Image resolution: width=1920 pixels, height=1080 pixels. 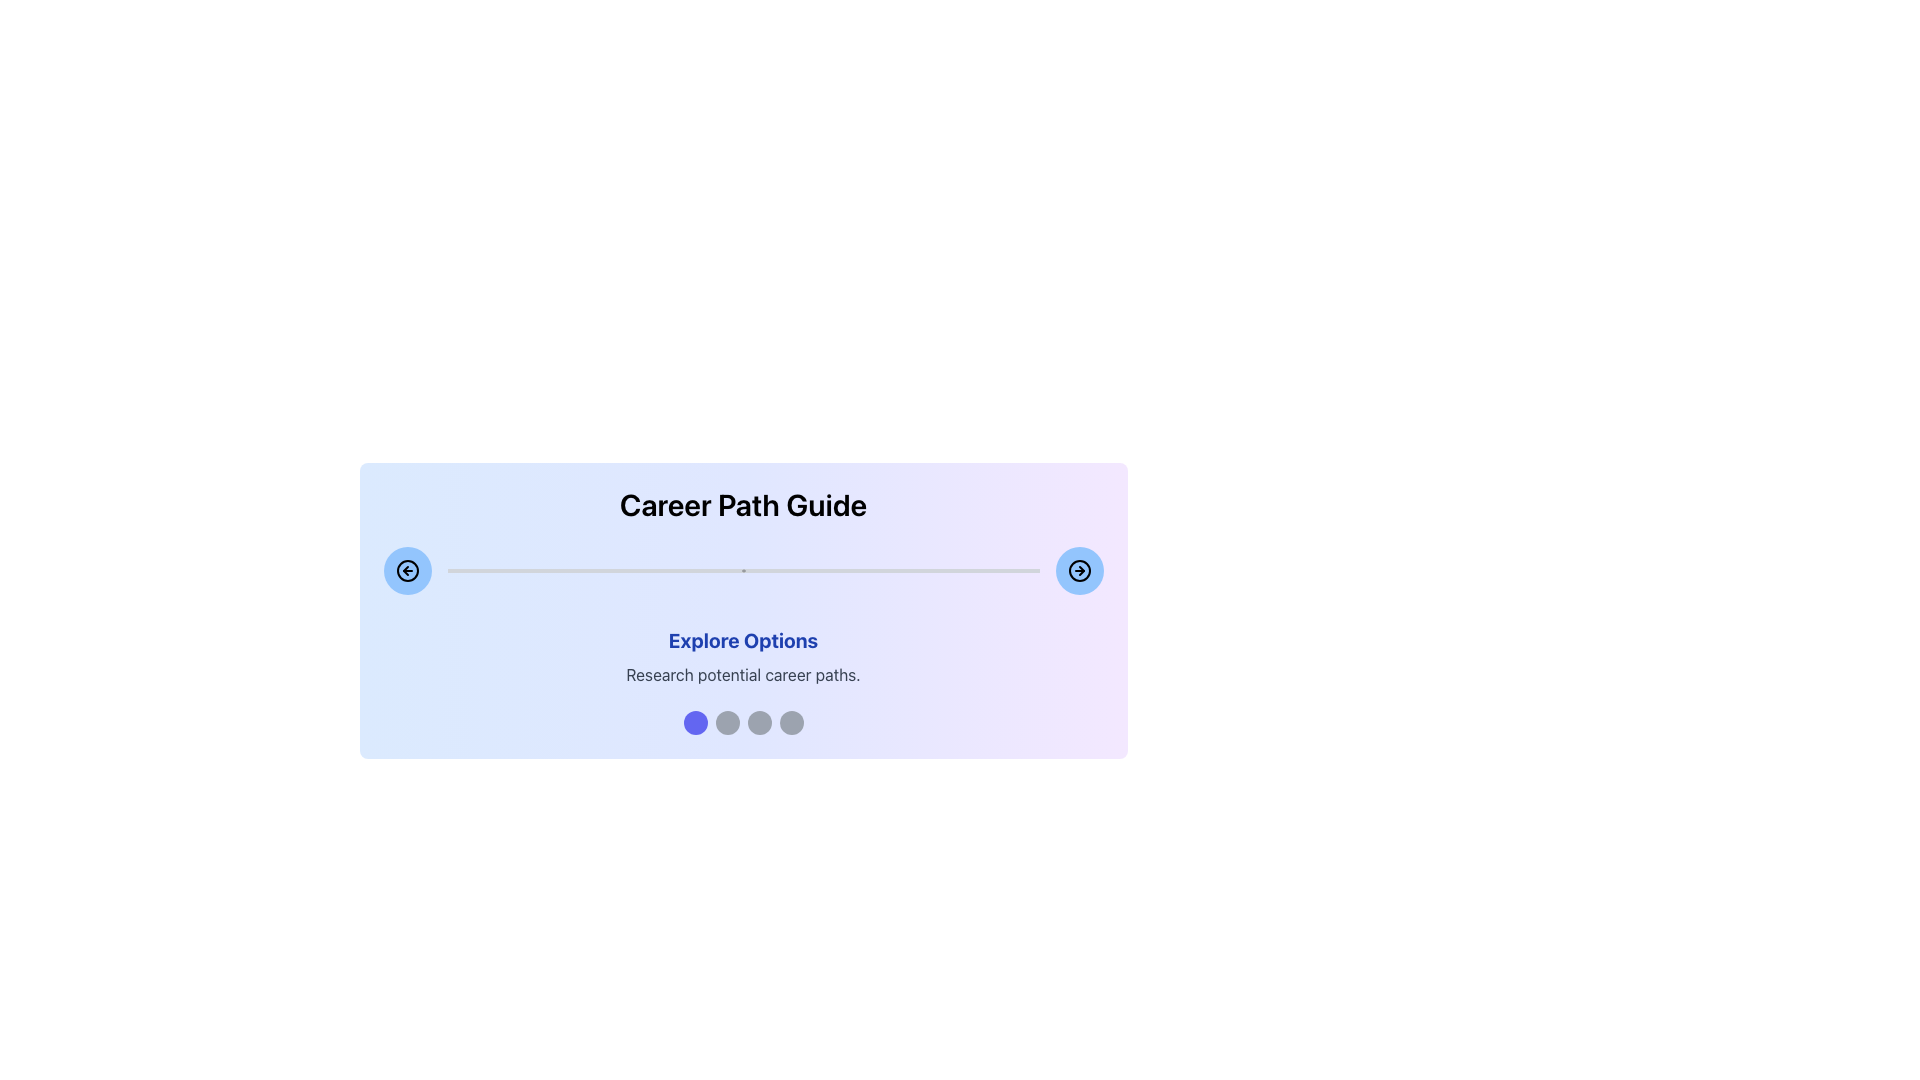 I want to click on the non-interactive text label that provides information about the 'Explore Options' section, located directly below the heading 'Explore Options.', so click(x=742, y=675).